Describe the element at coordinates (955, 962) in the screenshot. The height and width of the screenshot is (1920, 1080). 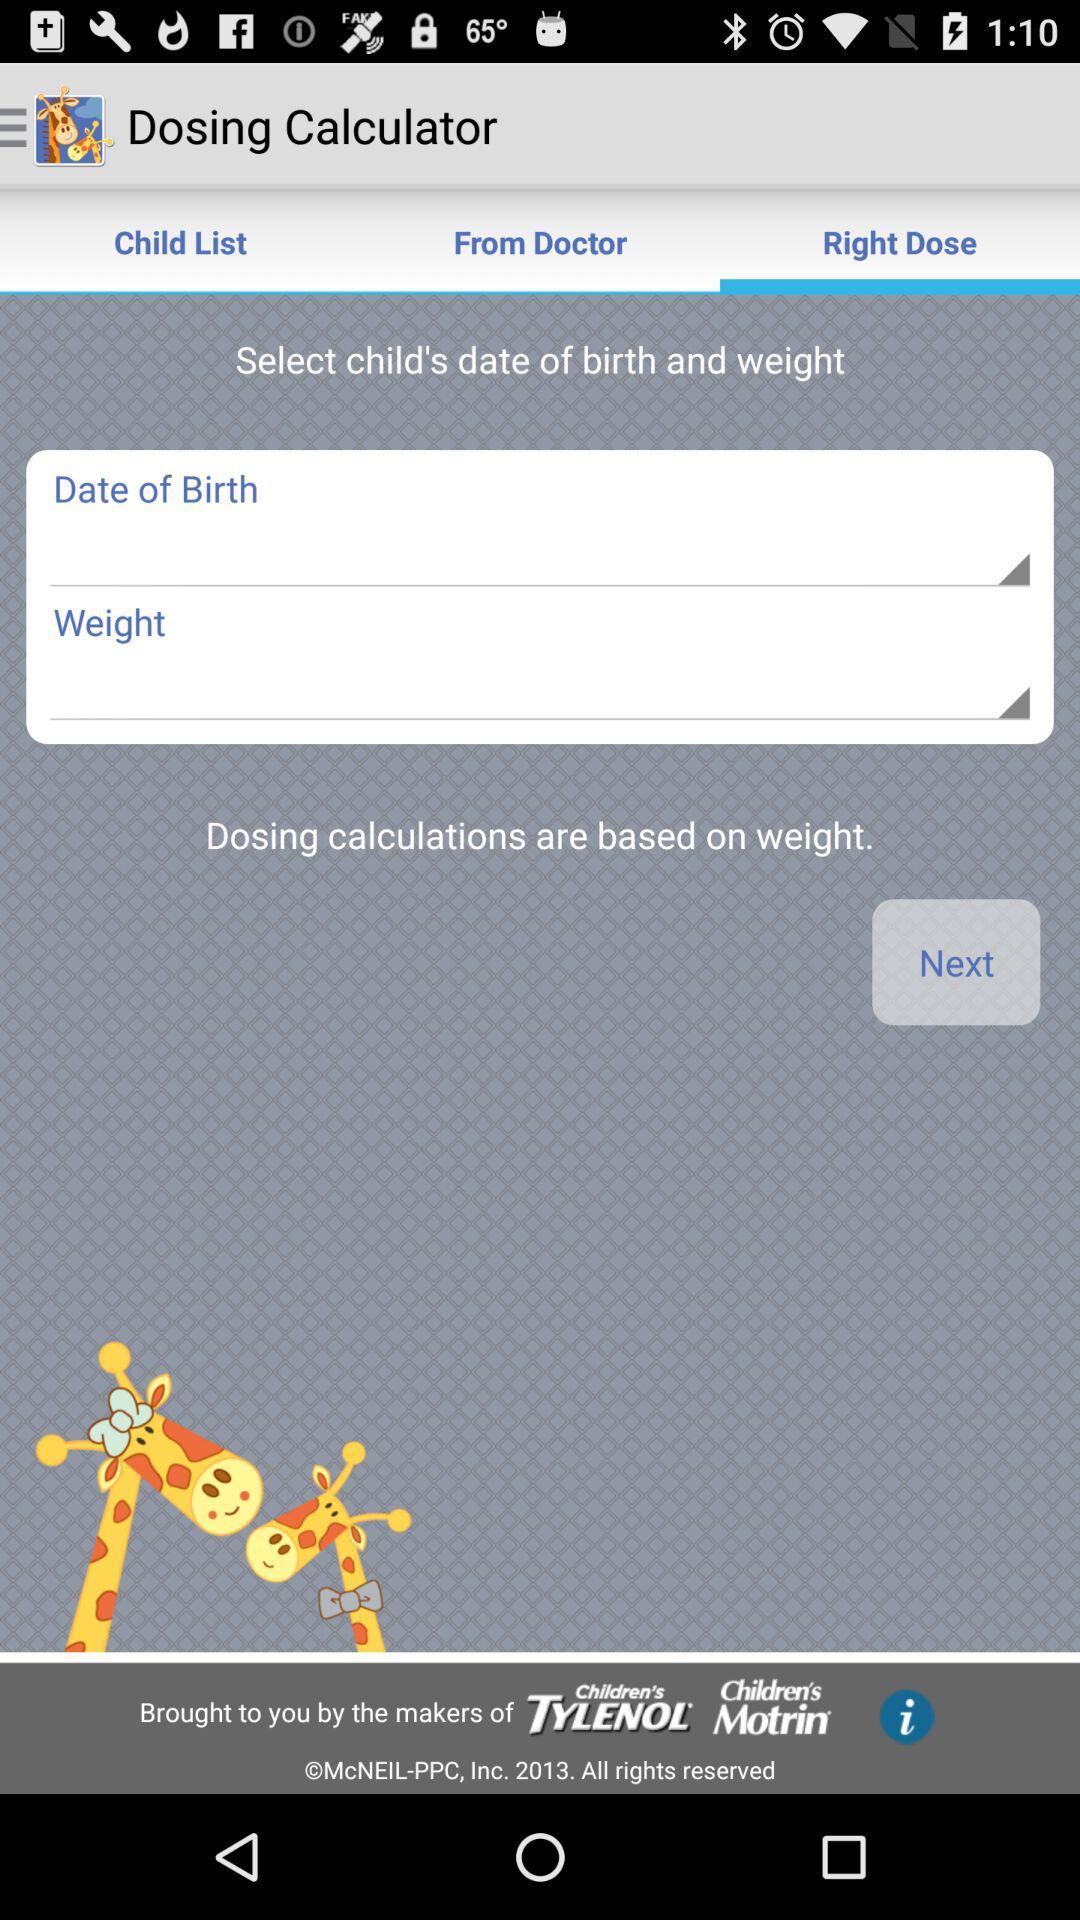
I see `next icon` at that location.